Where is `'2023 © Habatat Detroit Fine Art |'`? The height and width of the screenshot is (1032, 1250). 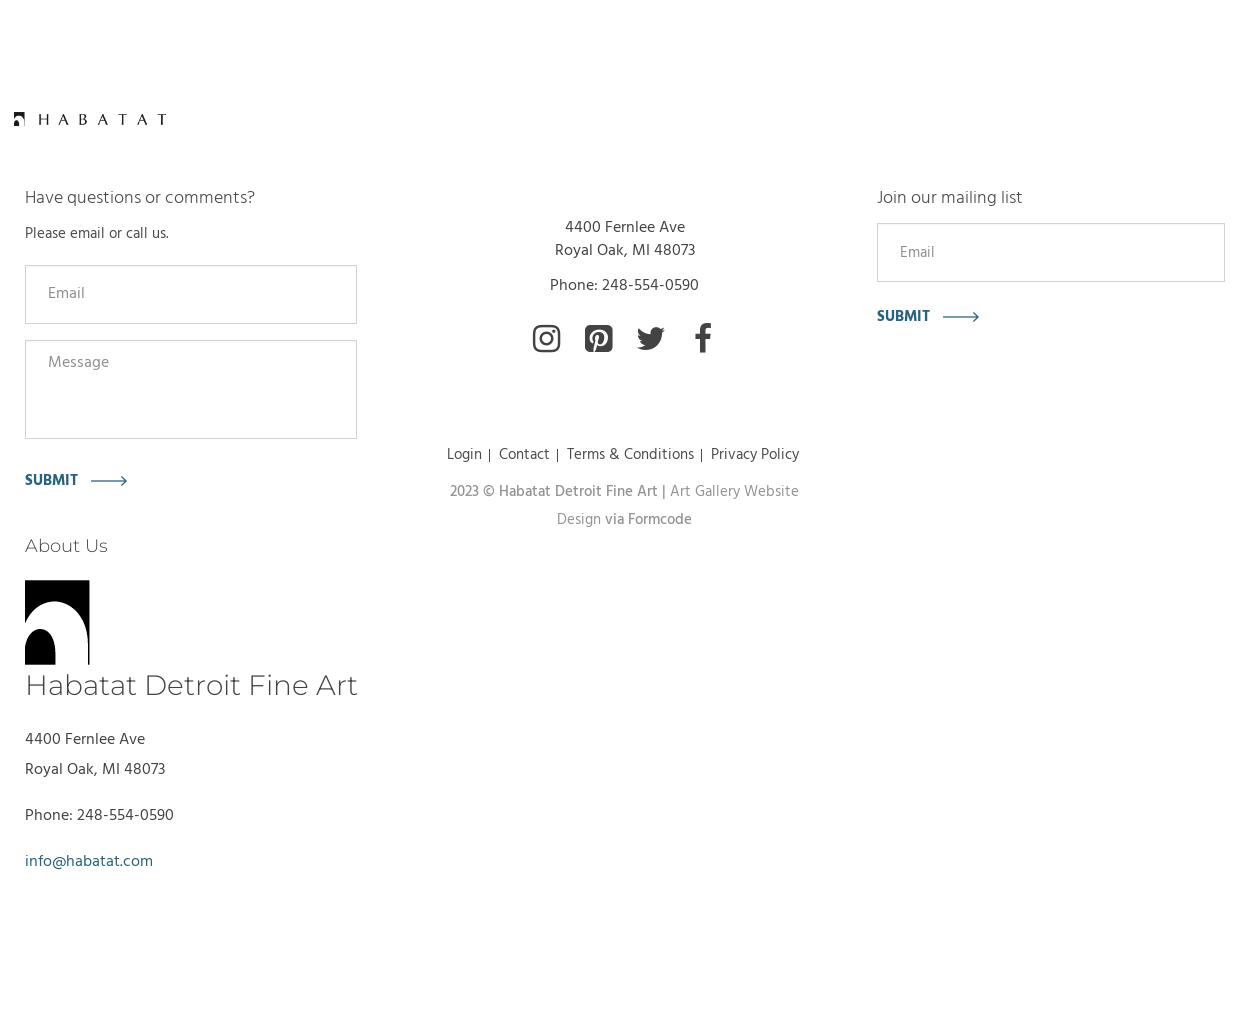 '2023 © Habatat Detroit Fine Art |' is located at coordinates (449, 490).